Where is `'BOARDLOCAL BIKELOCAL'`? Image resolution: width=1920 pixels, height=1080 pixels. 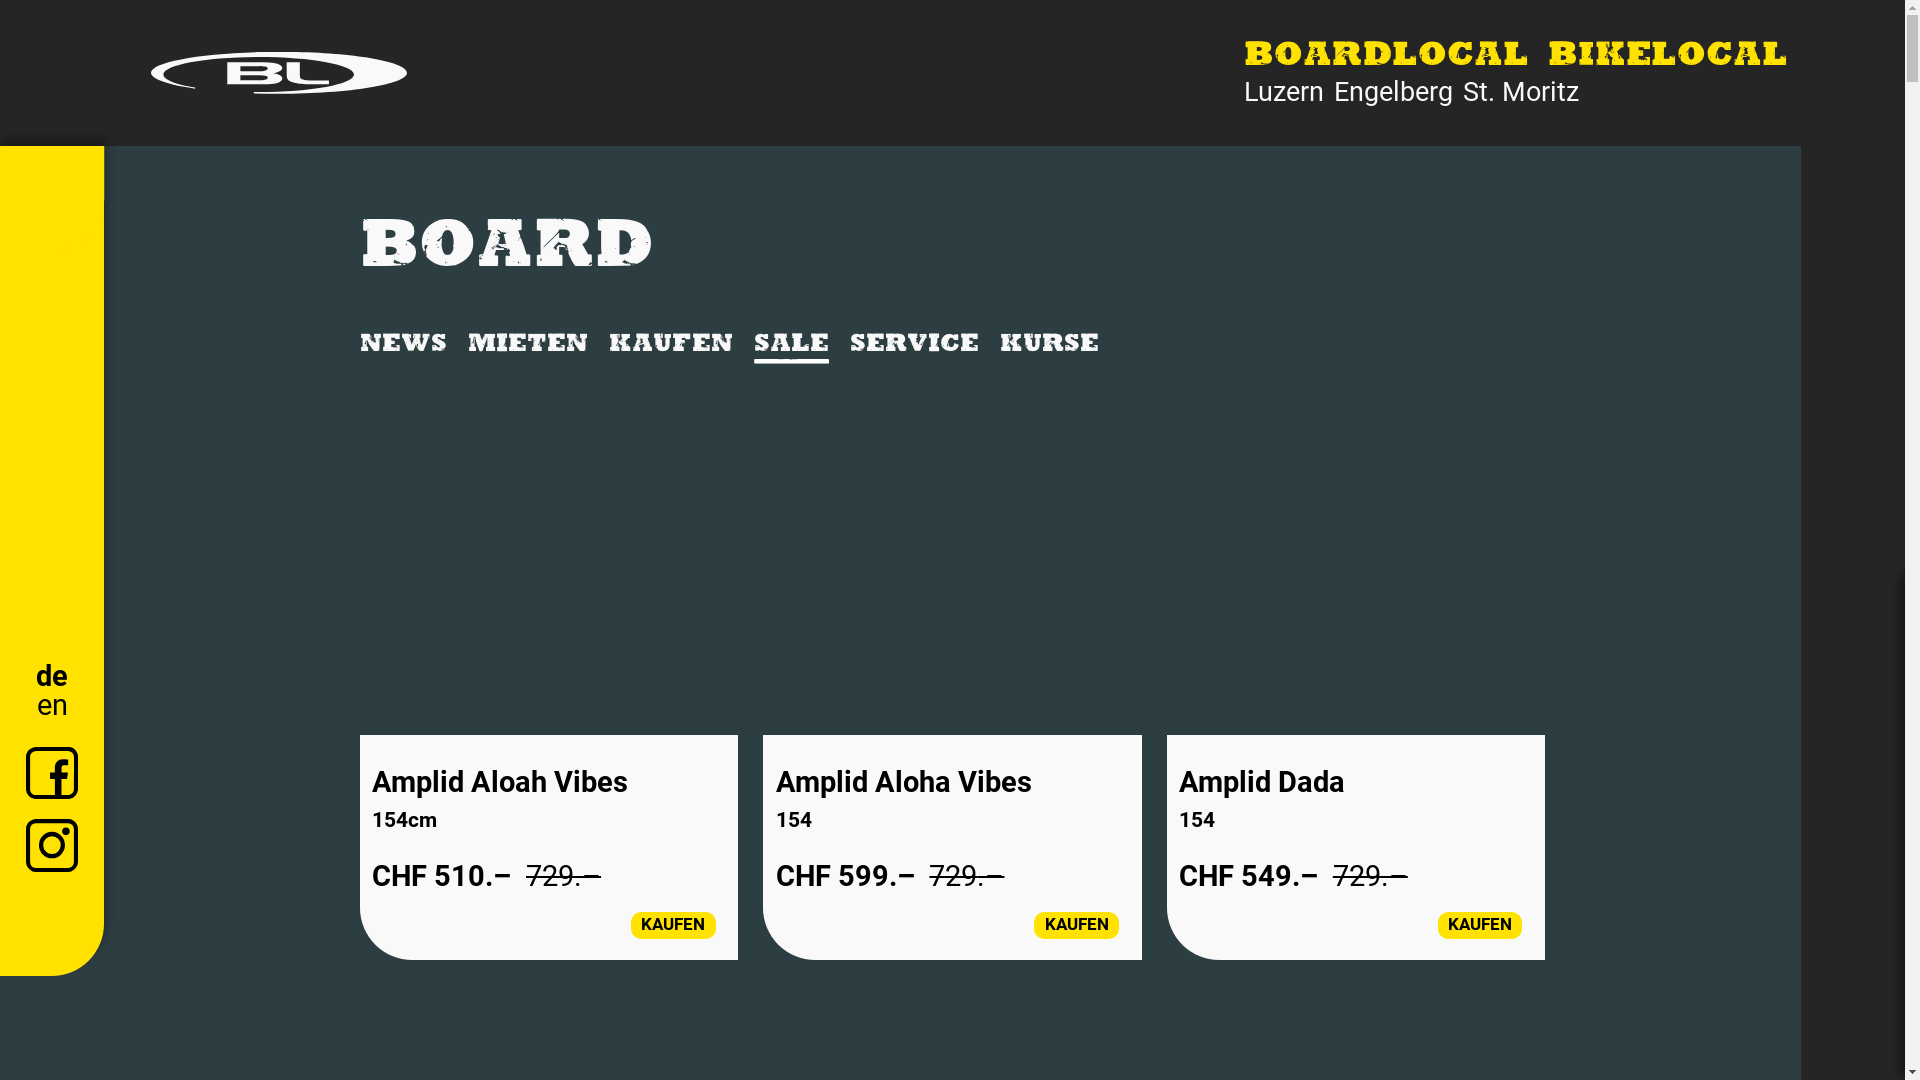 'BOARDLOCAL BIKELOCAL' is located at coordinates (1516, 56).